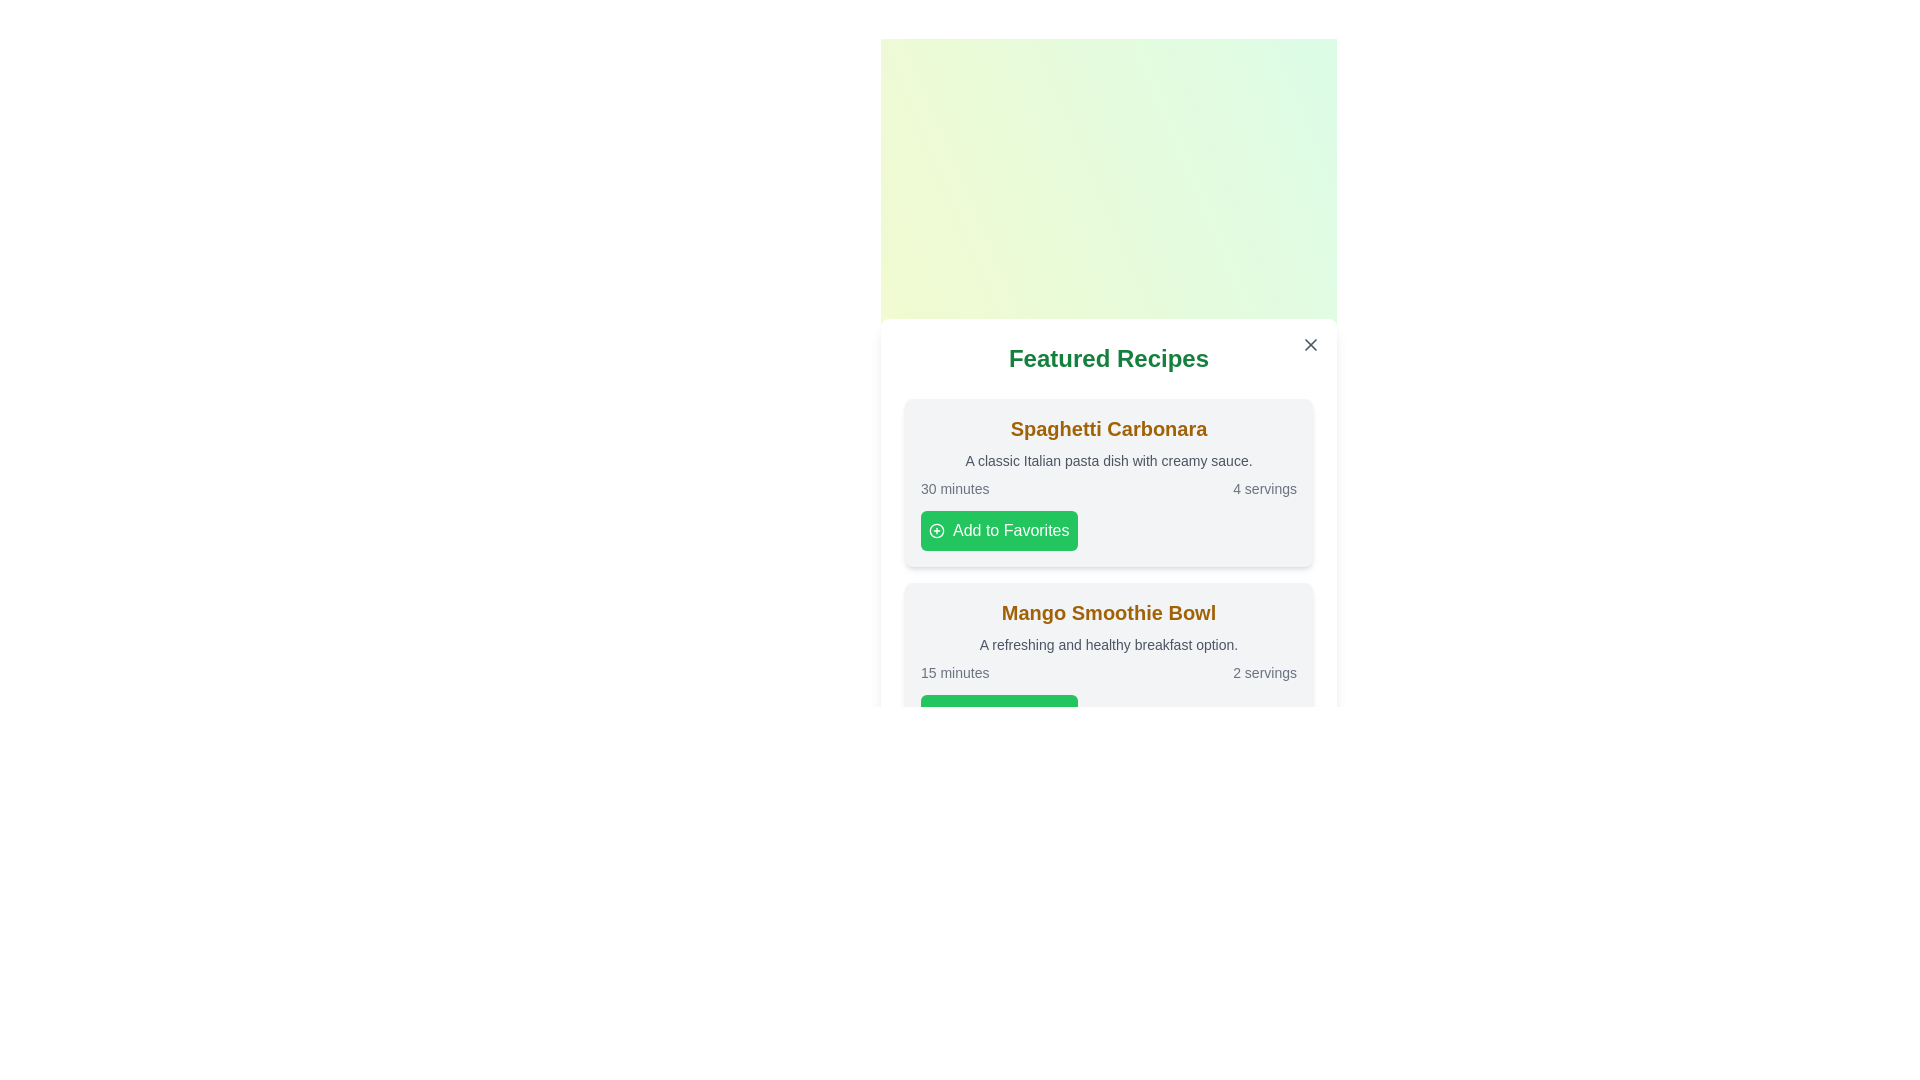  What do you see at coordinates (1310, 343) in the screenshot?
I see `the close button icon located in the top-right corner of the 'Featured Recipes' panel` at bounding box center [1310, 343].